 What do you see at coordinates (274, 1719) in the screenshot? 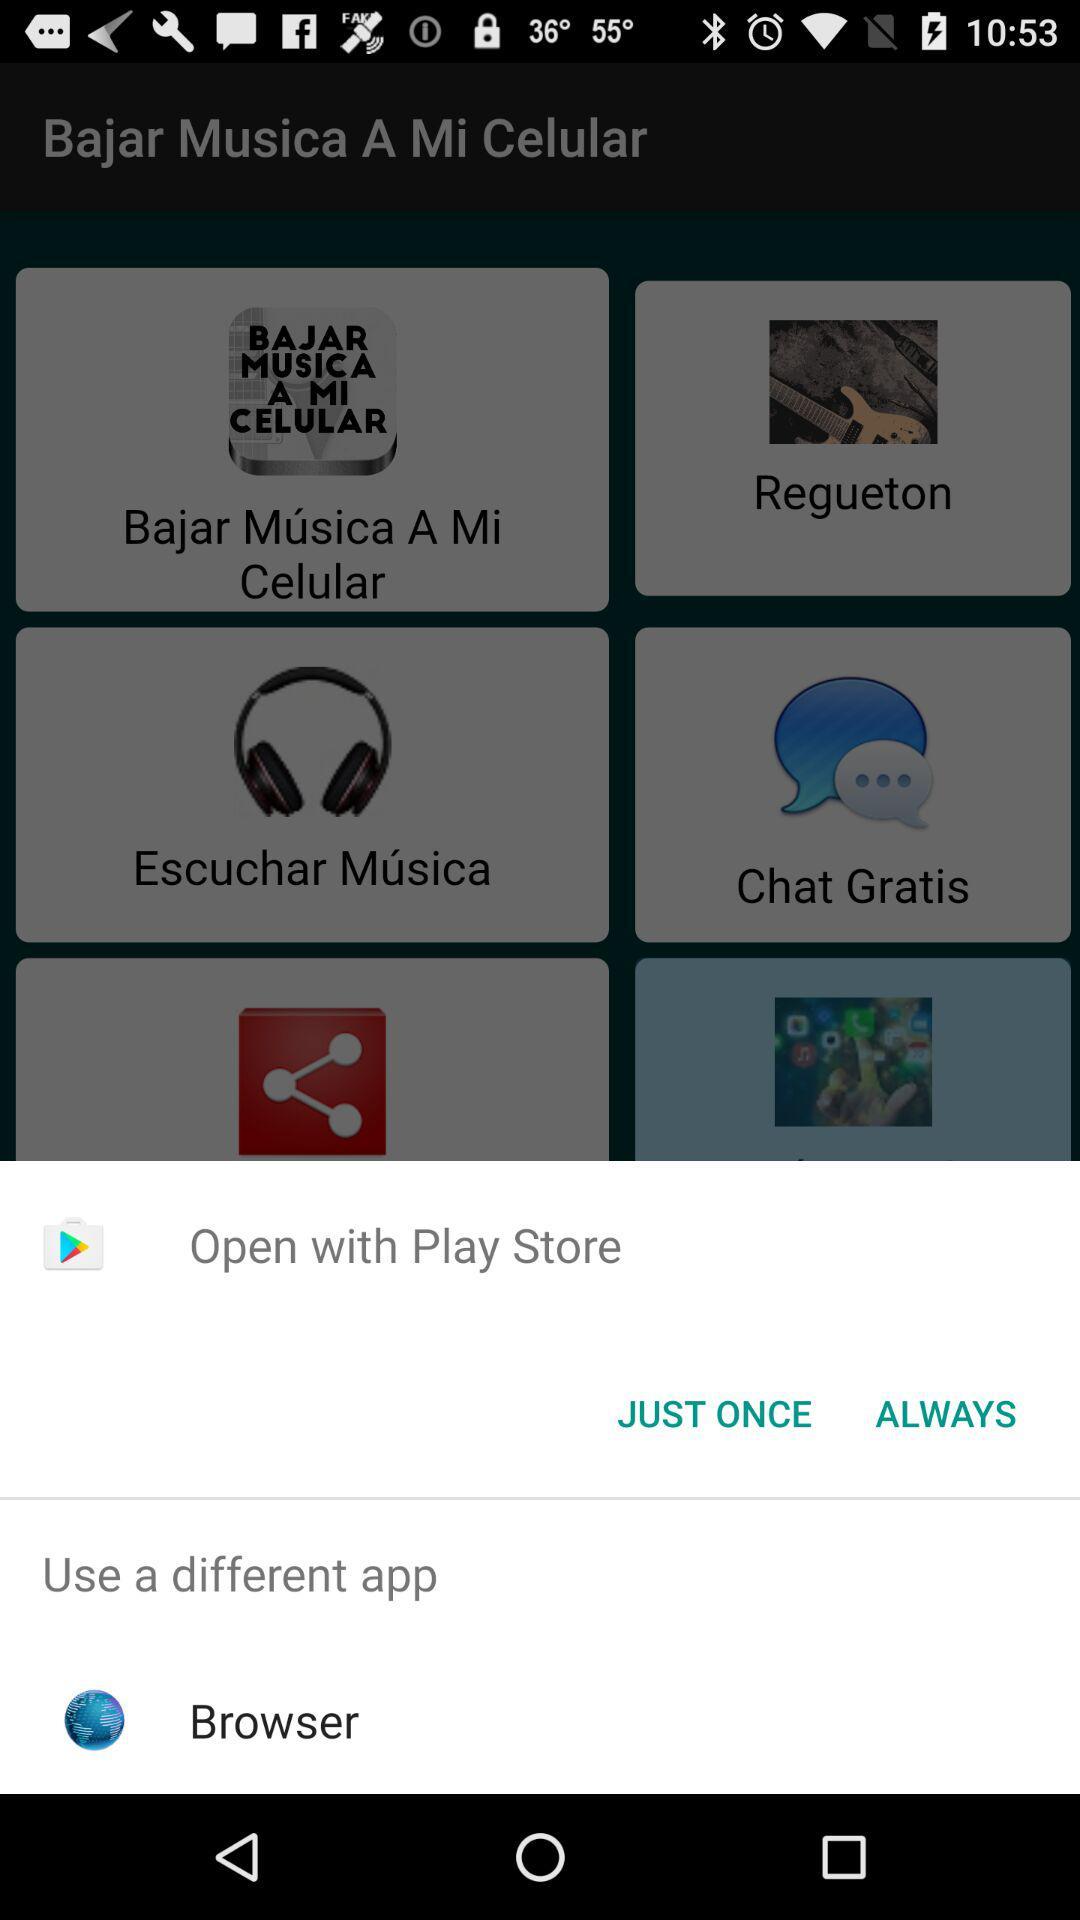
I see `browser app` at bounding box center [274, 1719].